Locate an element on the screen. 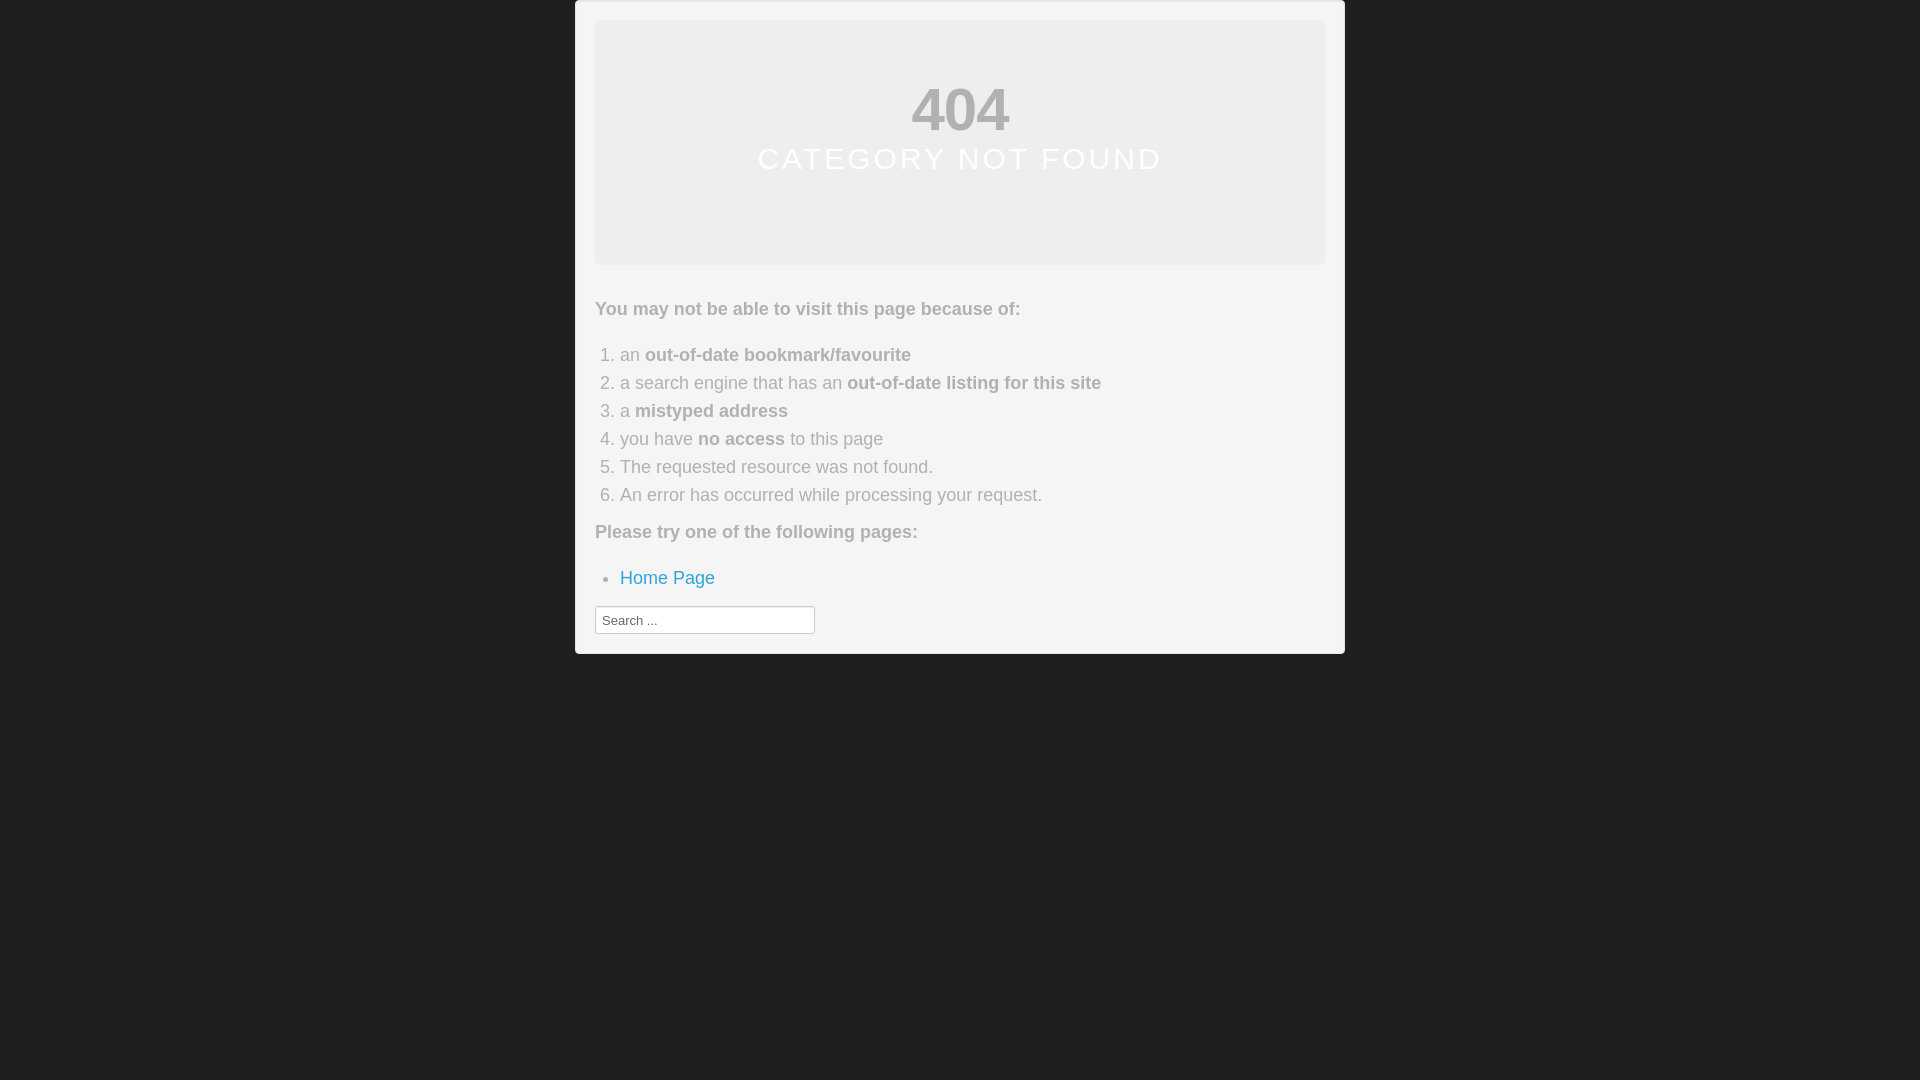 The height and width of the screenshot is (1080, 1920). 'Home Page' is located at coordinates (618, 578).